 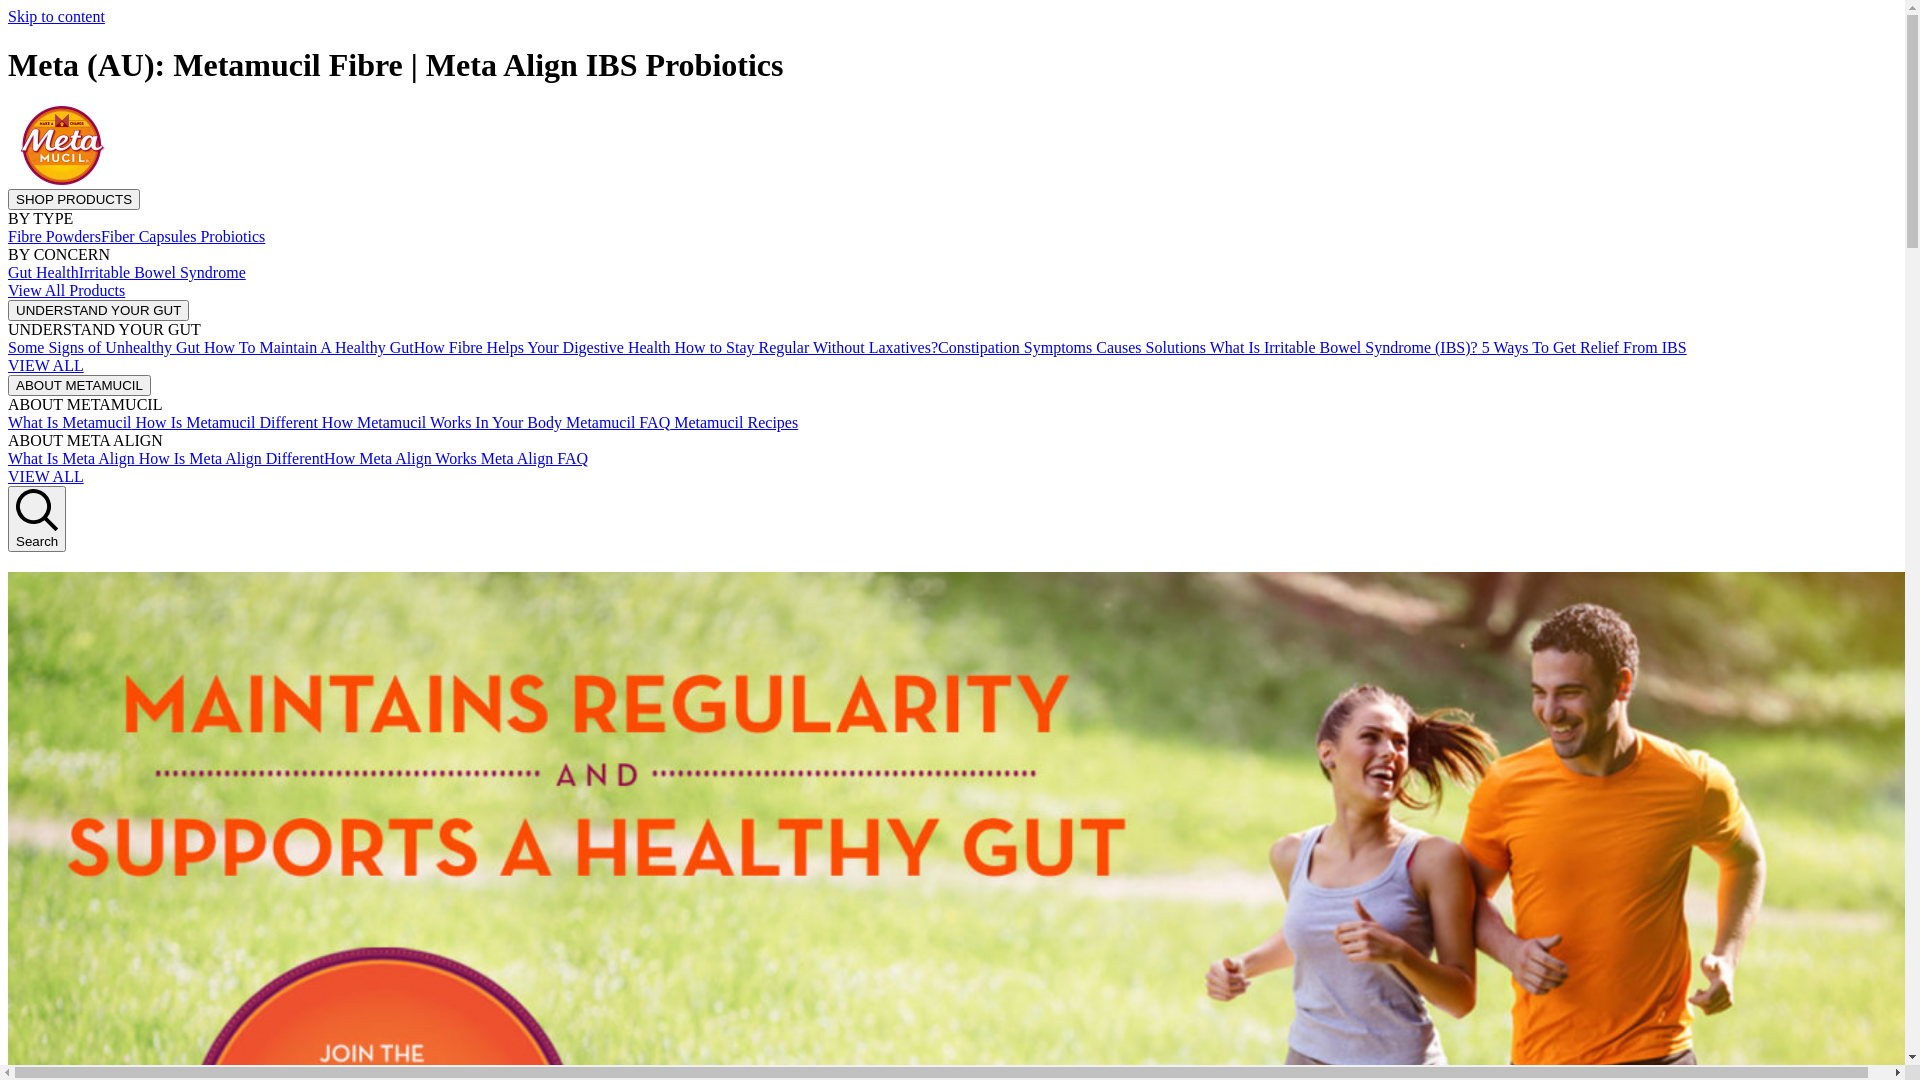 I want to click on 'How Fibre Helps Your Digestive Health', so click(x=542, y=346).